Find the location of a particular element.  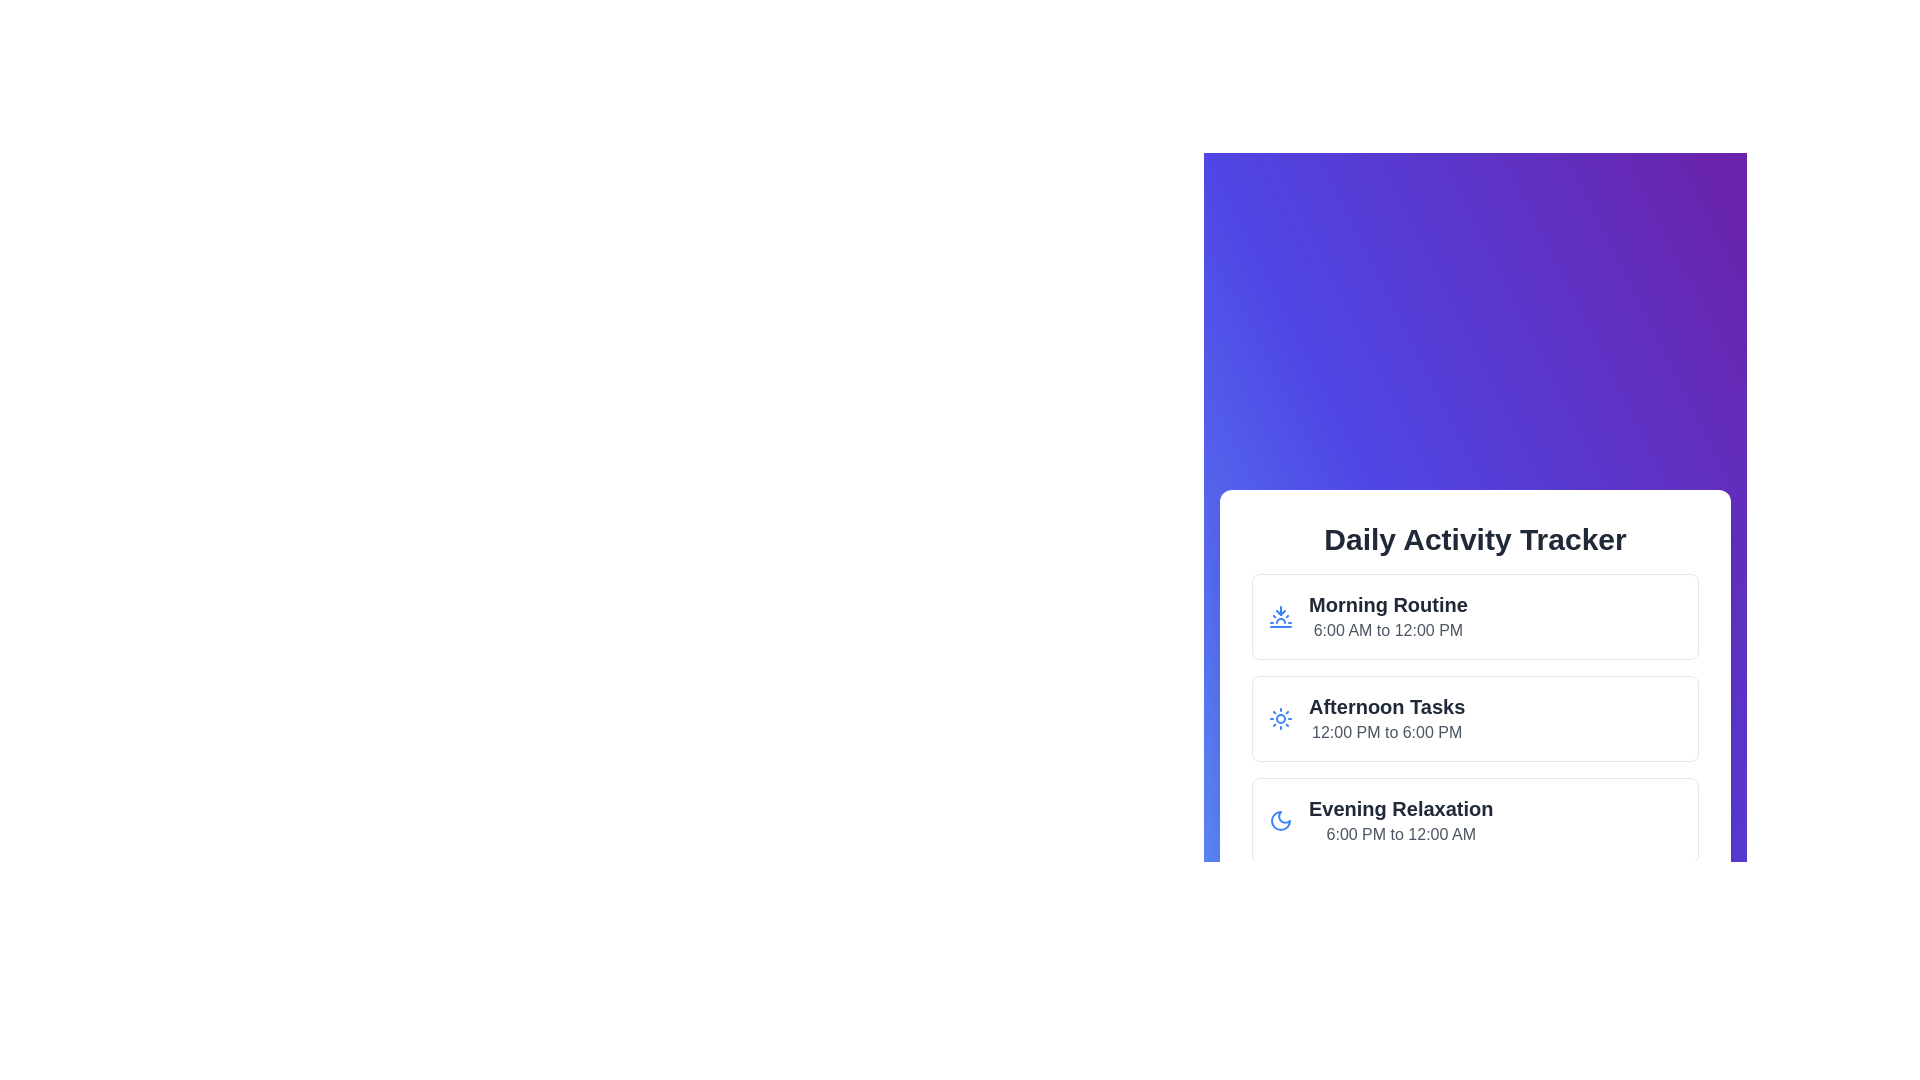

the text label indicating the time range for 'Evening Relaxation', which is located below the title text in the same section is located at coordinates (1400, 834).